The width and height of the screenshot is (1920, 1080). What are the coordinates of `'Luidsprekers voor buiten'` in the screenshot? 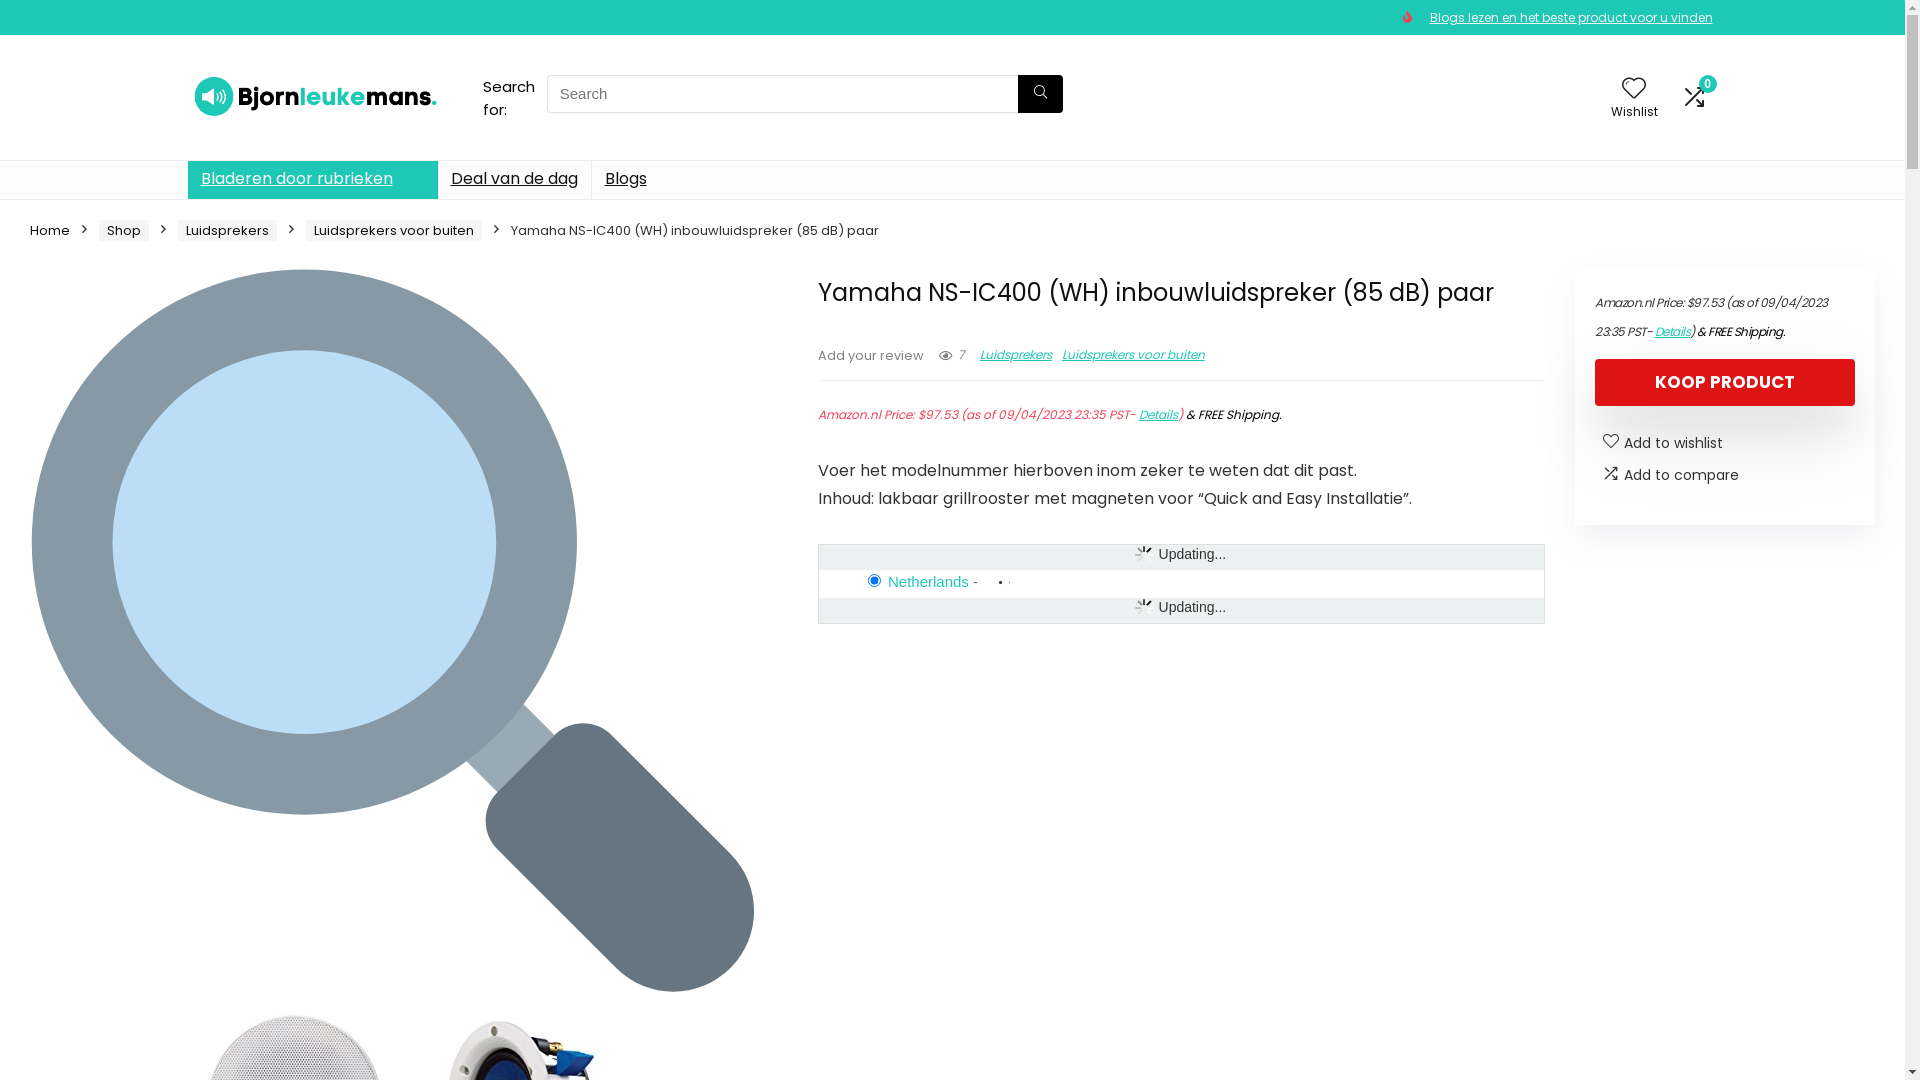 It's located at (393, 229).